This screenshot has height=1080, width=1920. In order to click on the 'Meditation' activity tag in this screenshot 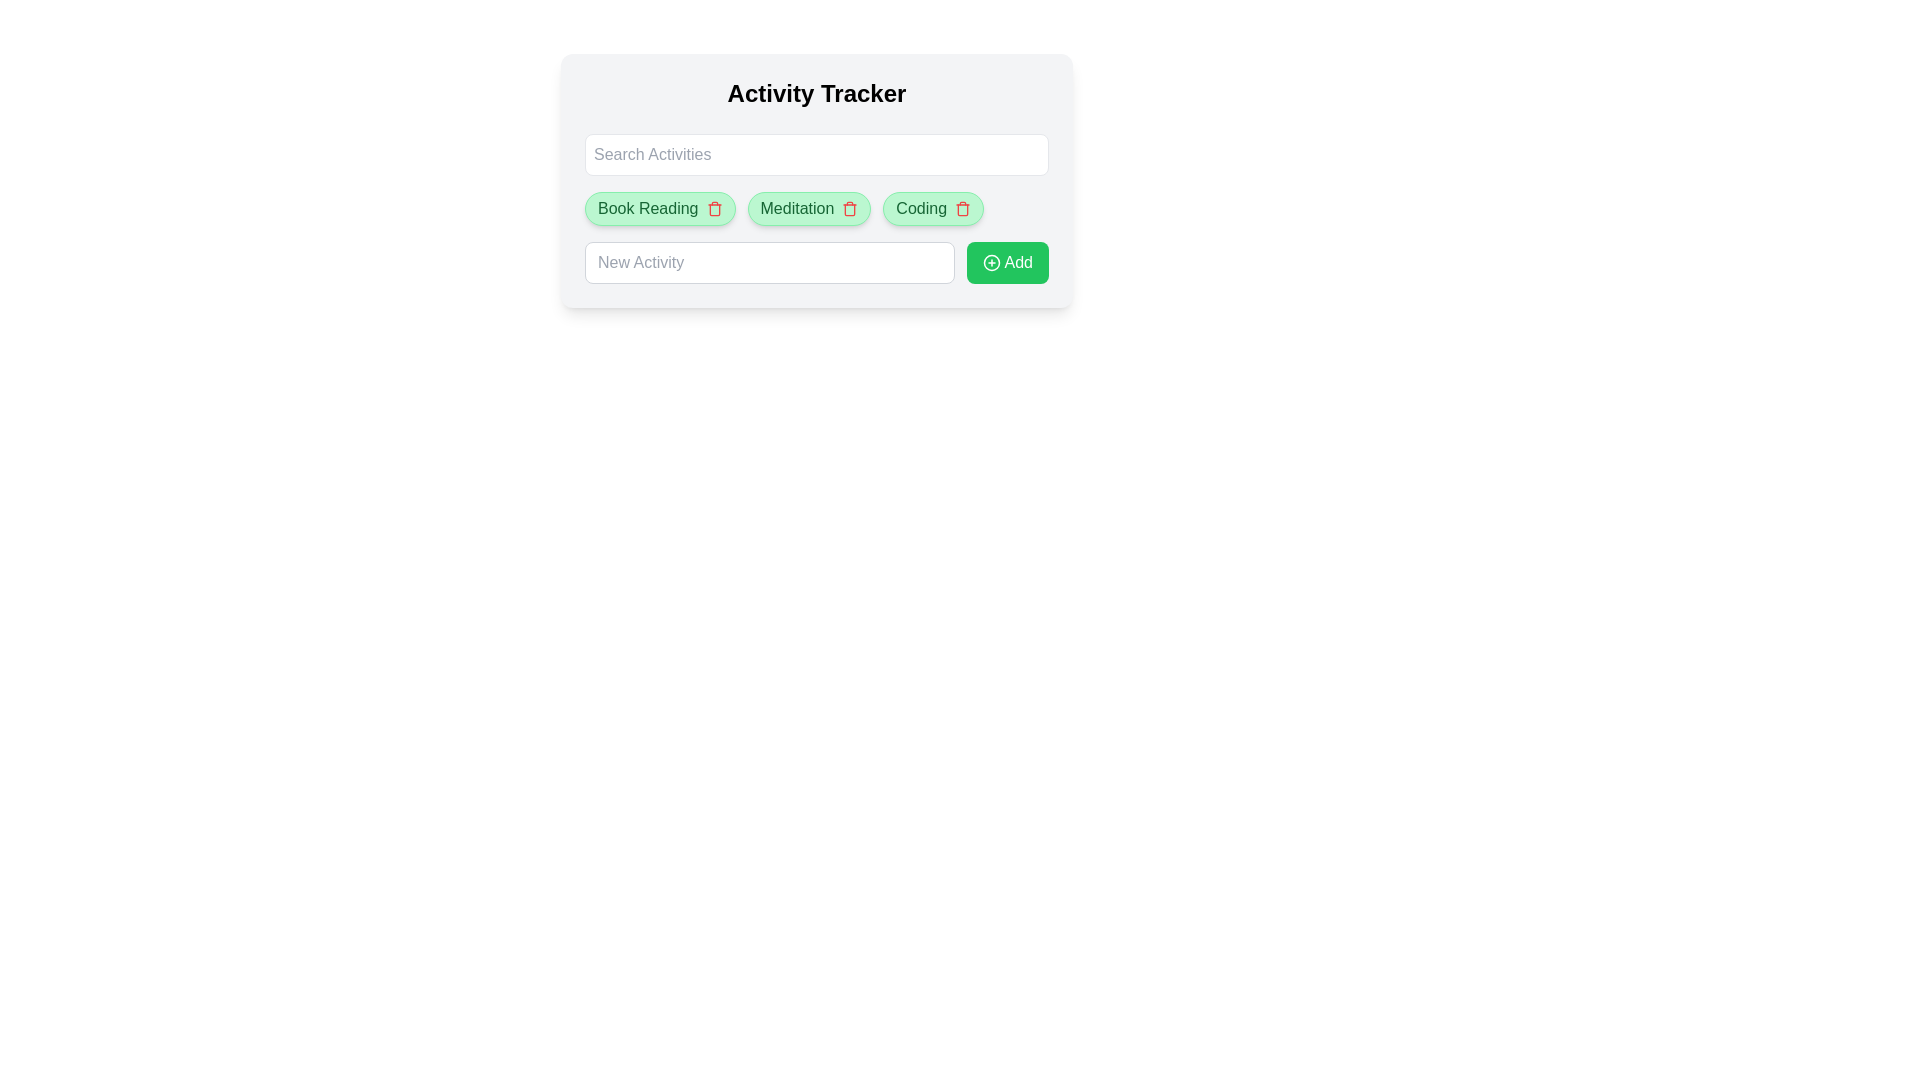, I will do `click(809, 208)`.